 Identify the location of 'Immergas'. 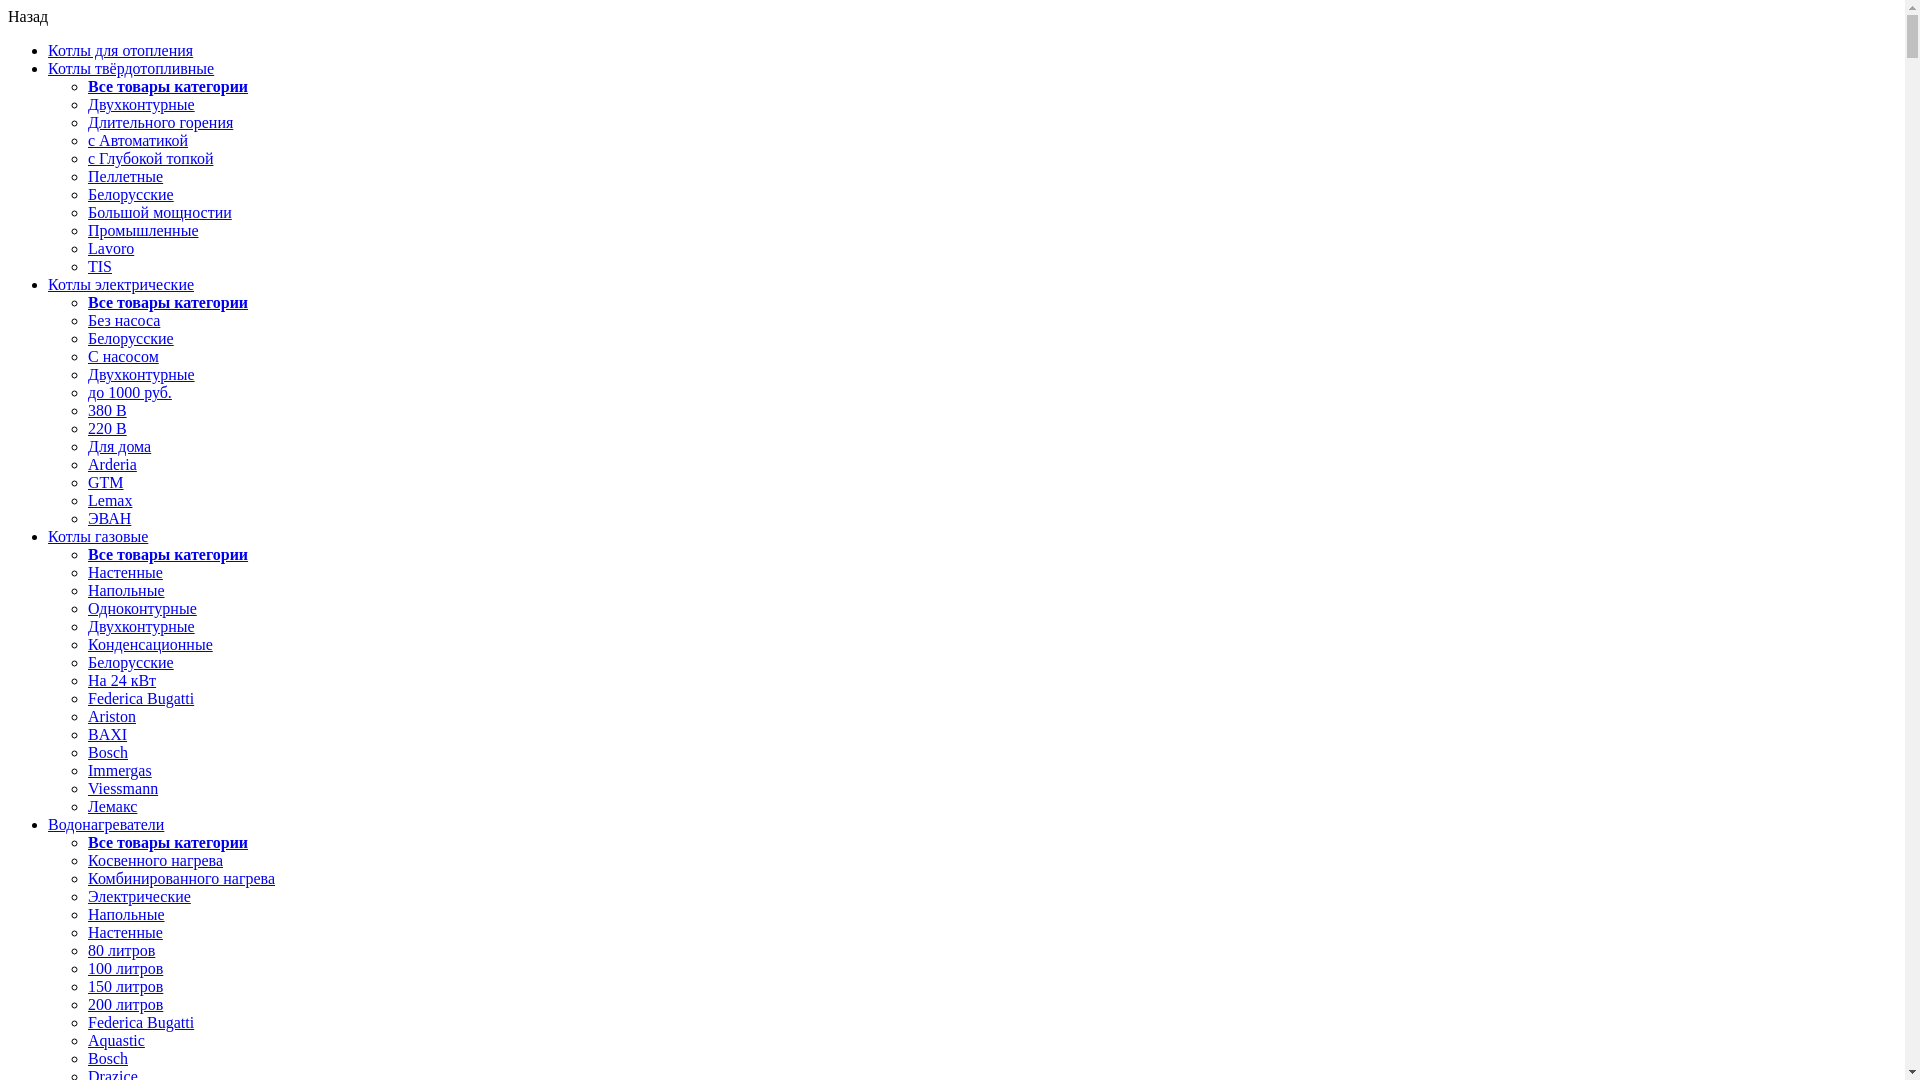
(119, 769).